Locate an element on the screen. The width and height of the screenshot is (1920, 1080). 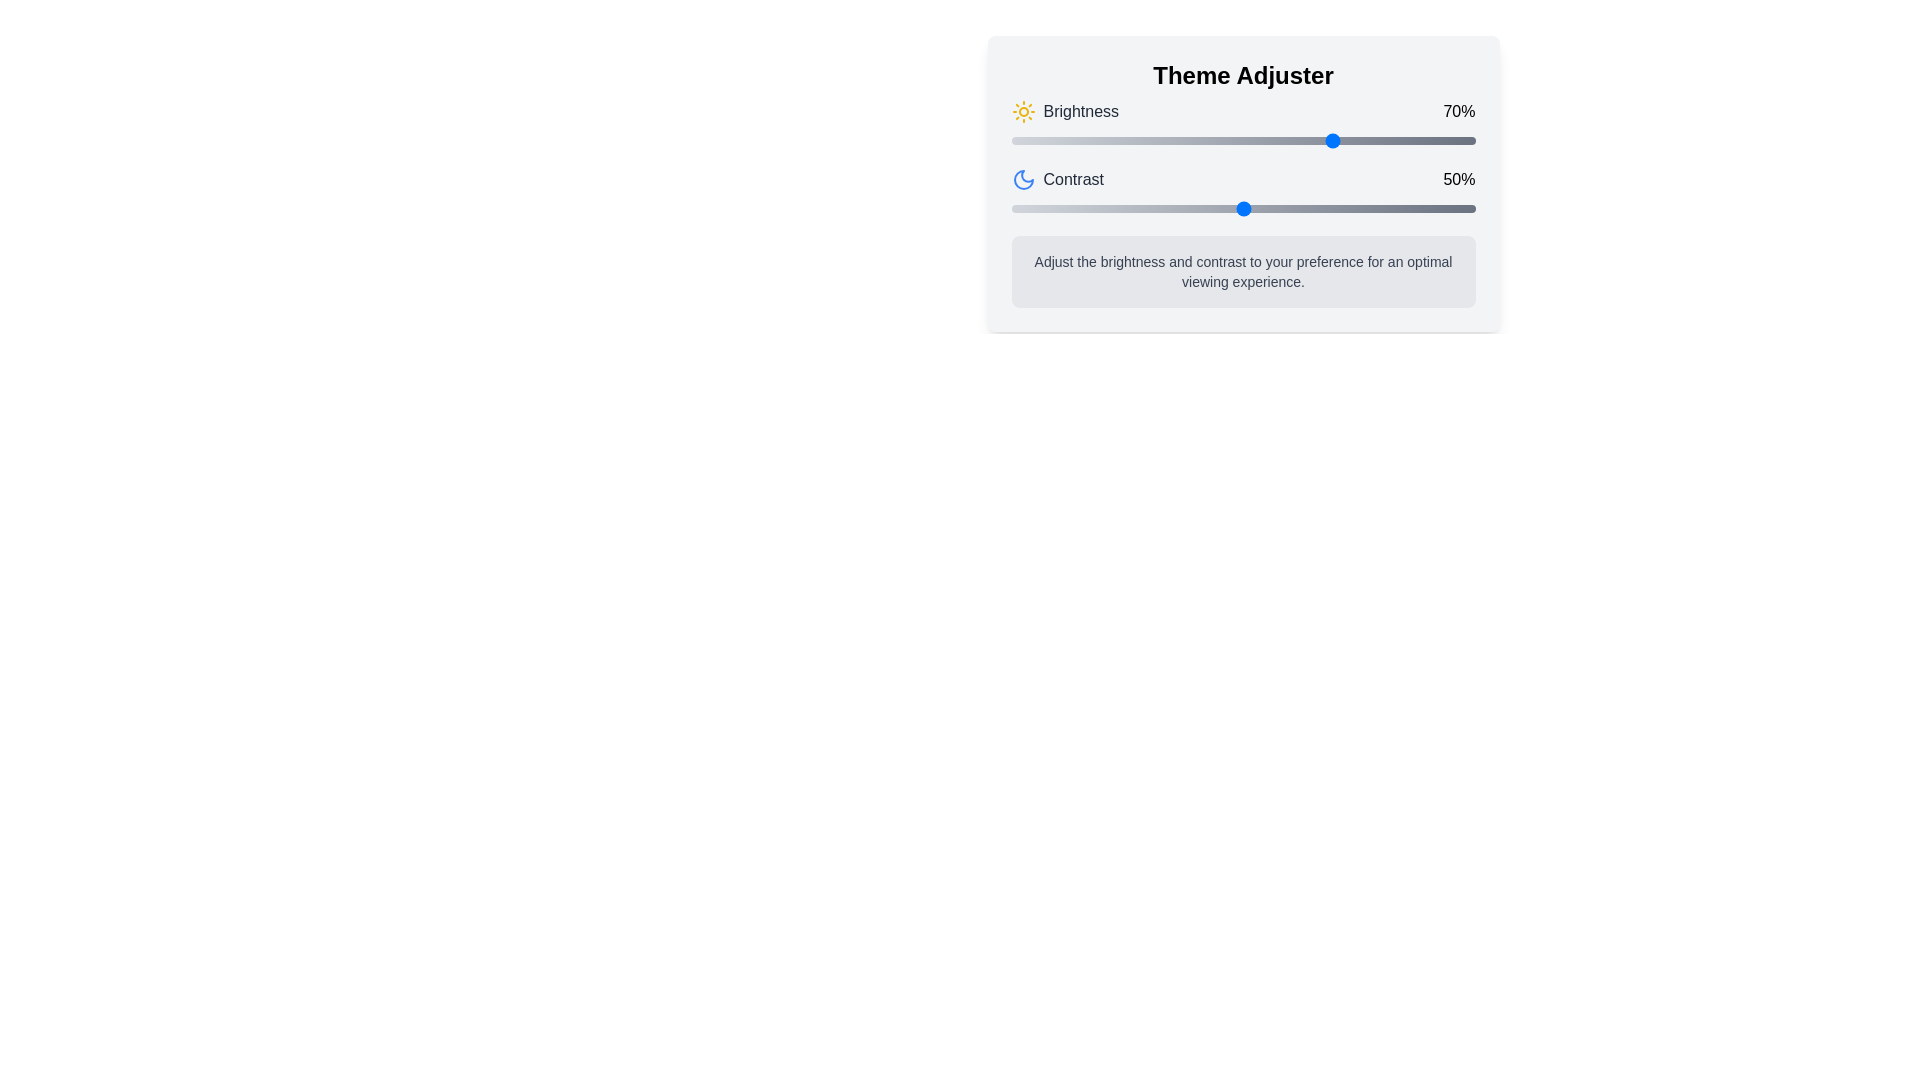
the text label reading 'Contrast', which is styled with gray text and positioned below the 'Brightness' label in the control panel interface is located at coordinates (1072, 180).